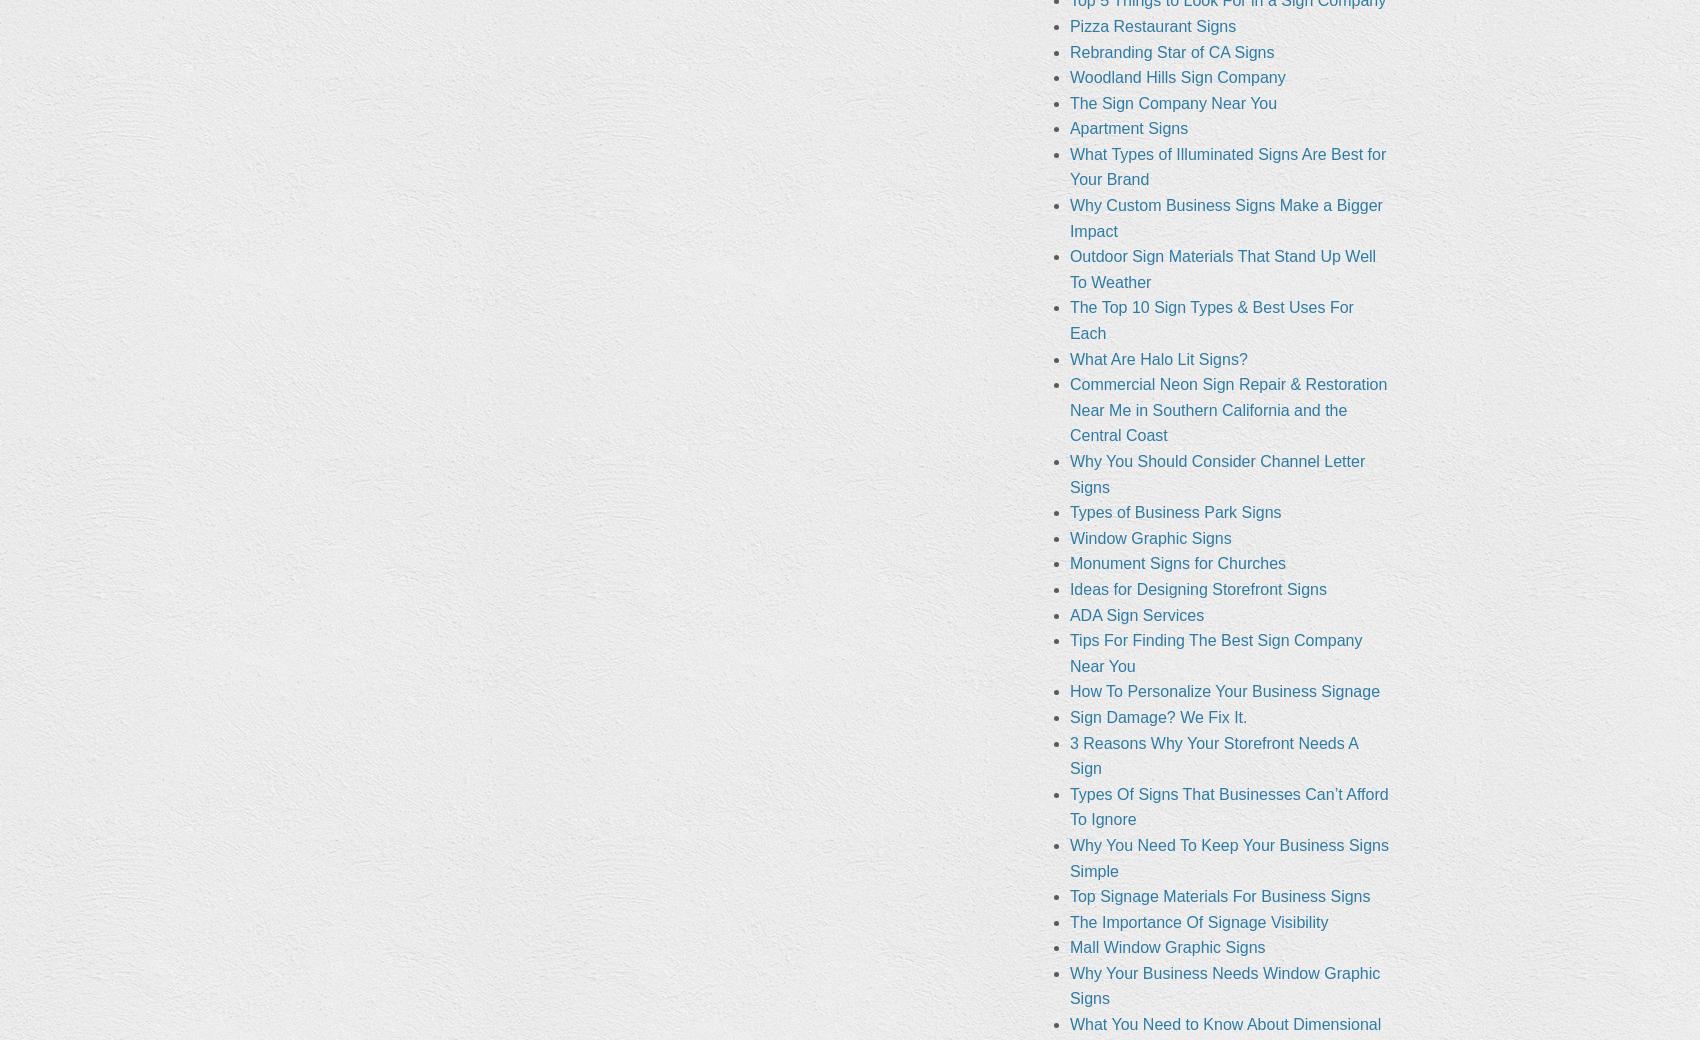  Describe the element at coordinates (1176, 76) in the screenshot. I see `'Woodland Hills Sign Company'` at that location.